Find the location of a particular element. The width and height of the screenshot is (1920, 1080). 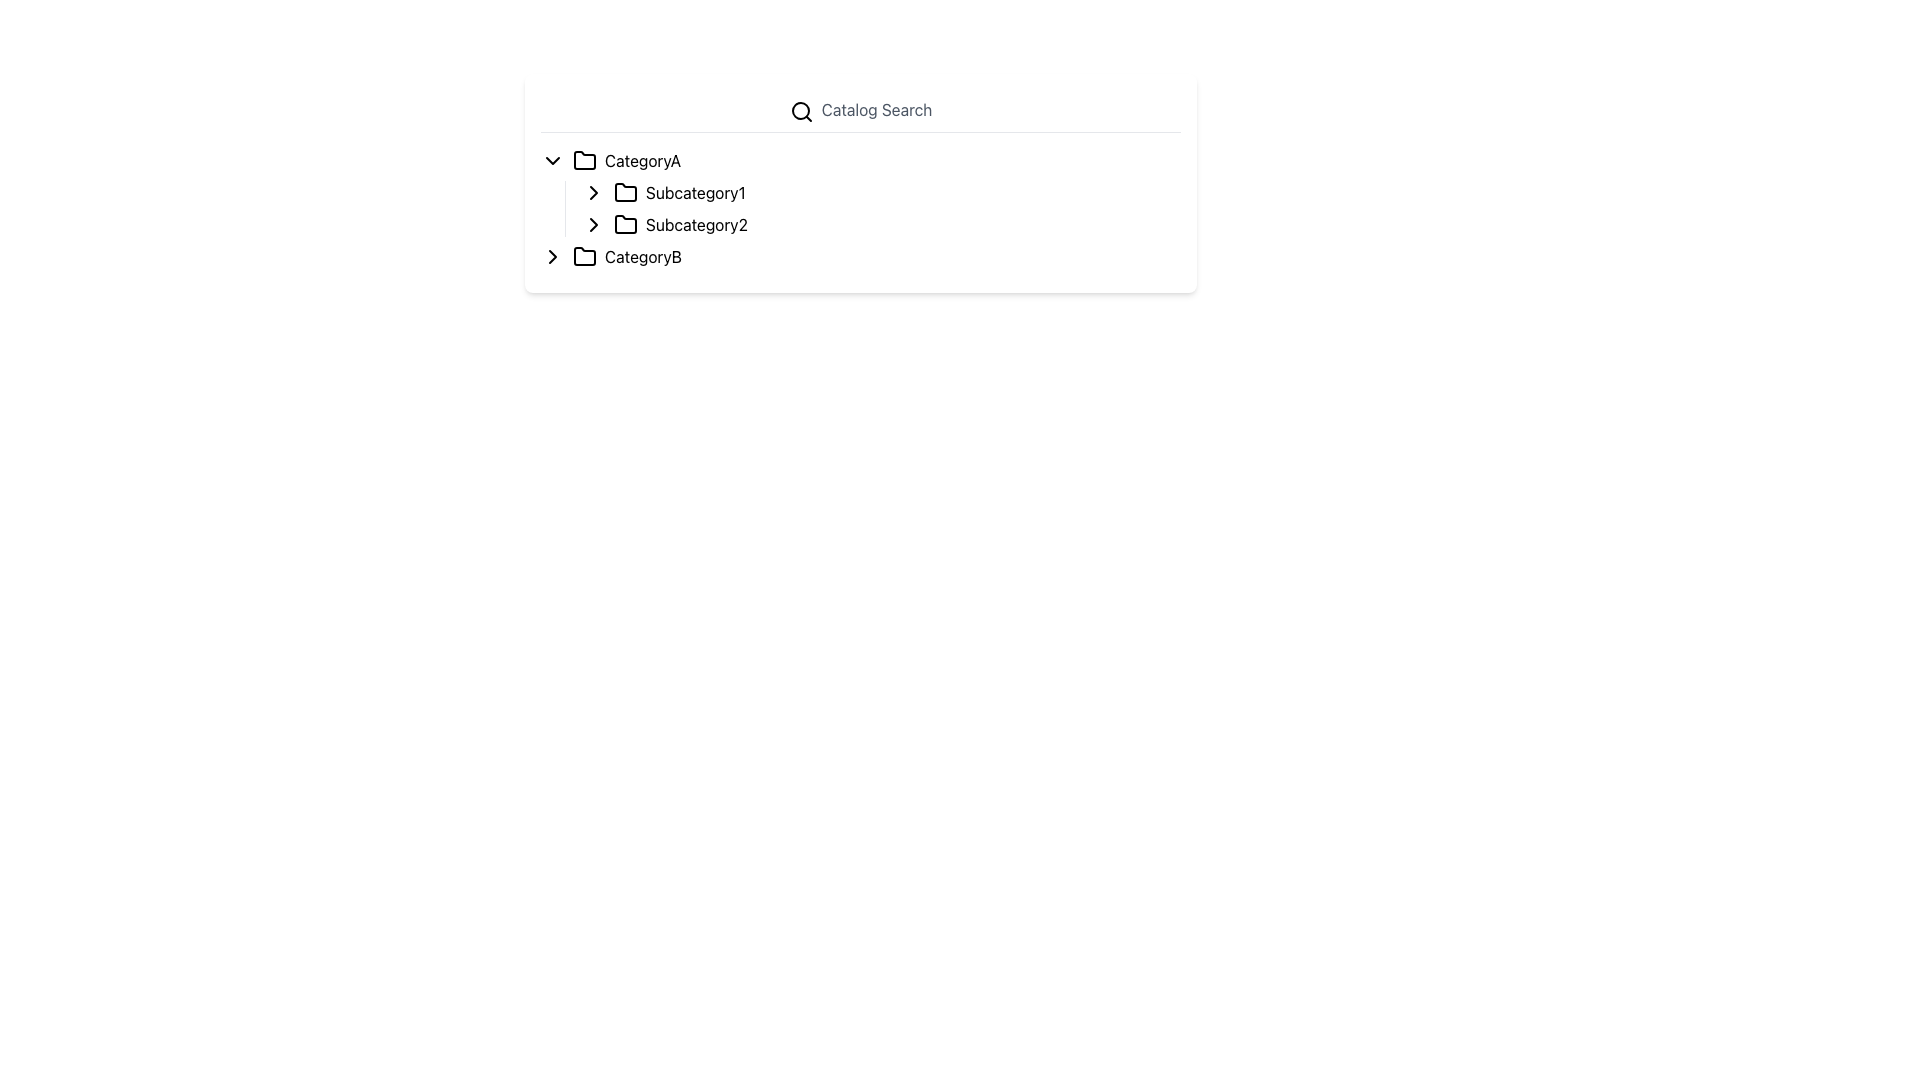

the folder icon adjacent to the text label 'Subcategory2' under 'CategoryA' is located at coordinates (624, 223).